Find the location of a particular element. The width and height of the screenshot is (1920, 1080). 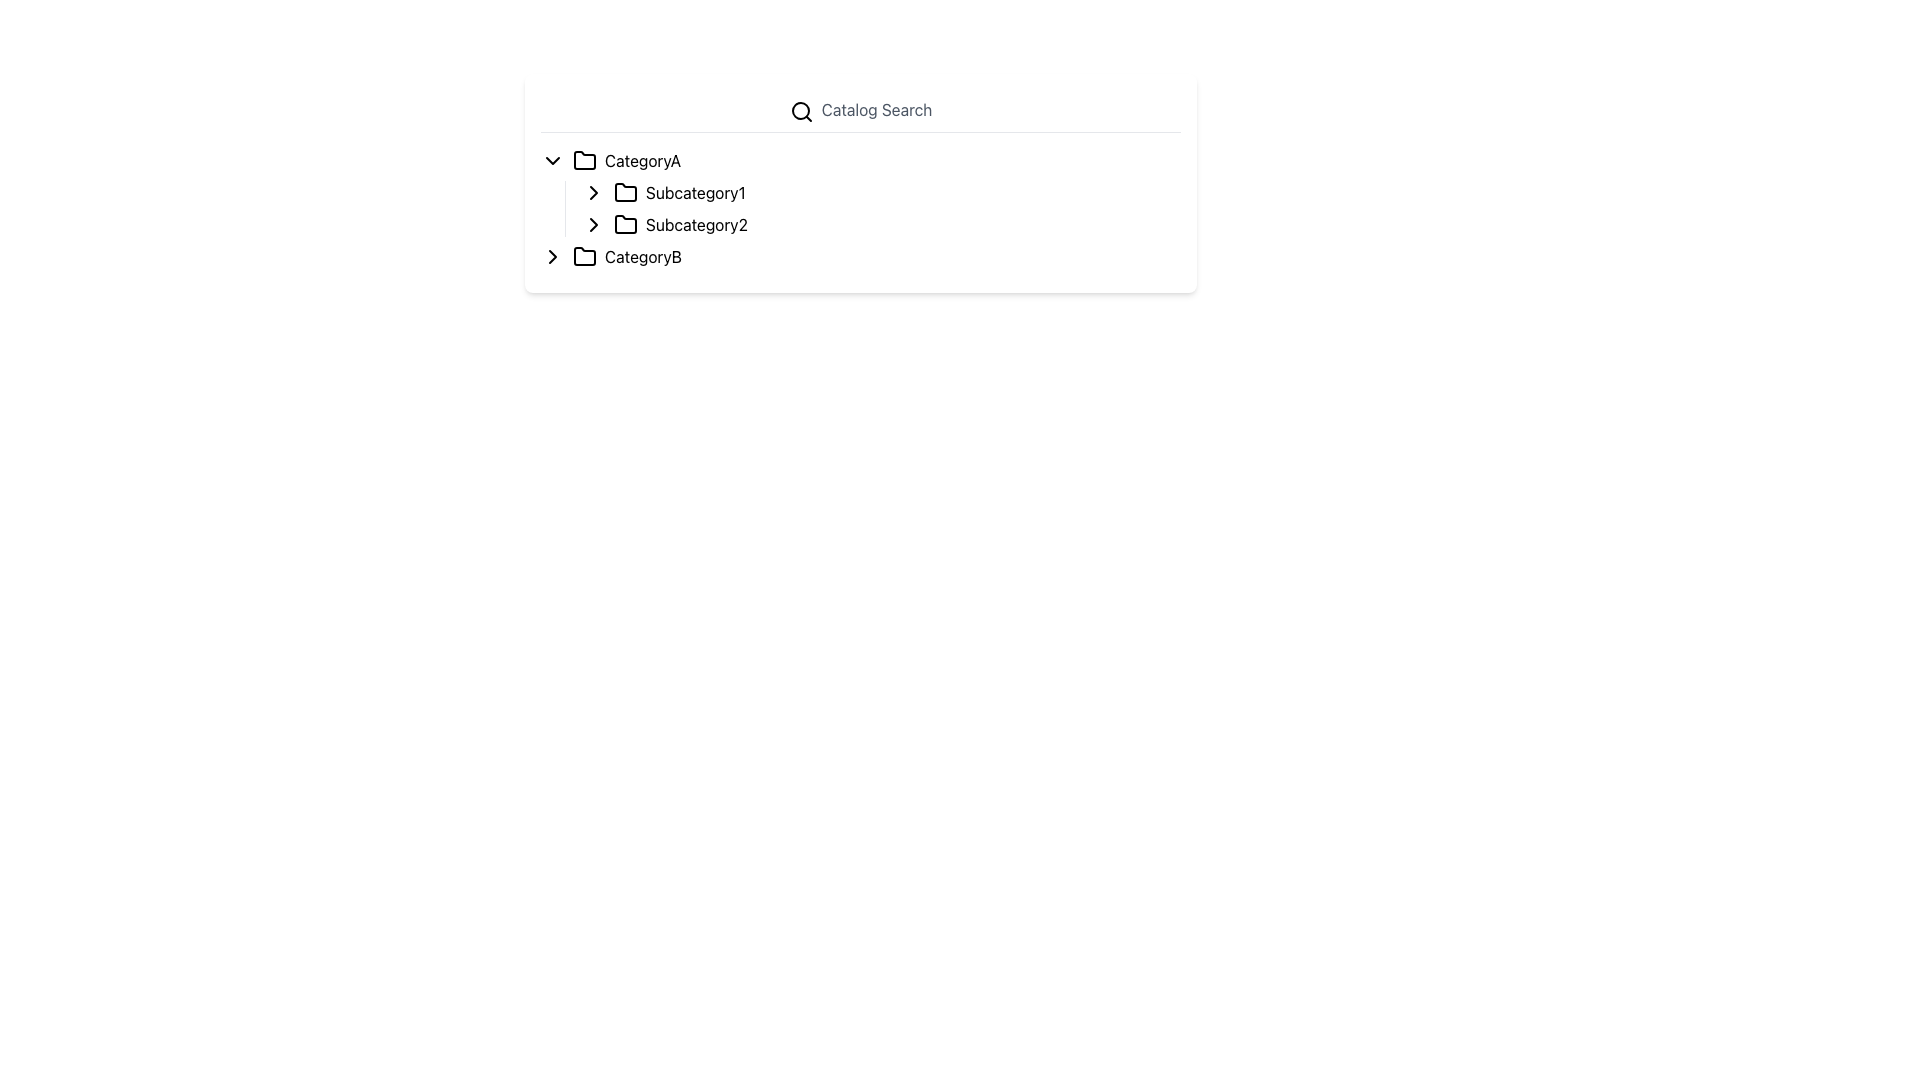

the folder icon adjacent to the text label 'Subcategory2' under 'CategoryA' is located at coordinates (624, 223).